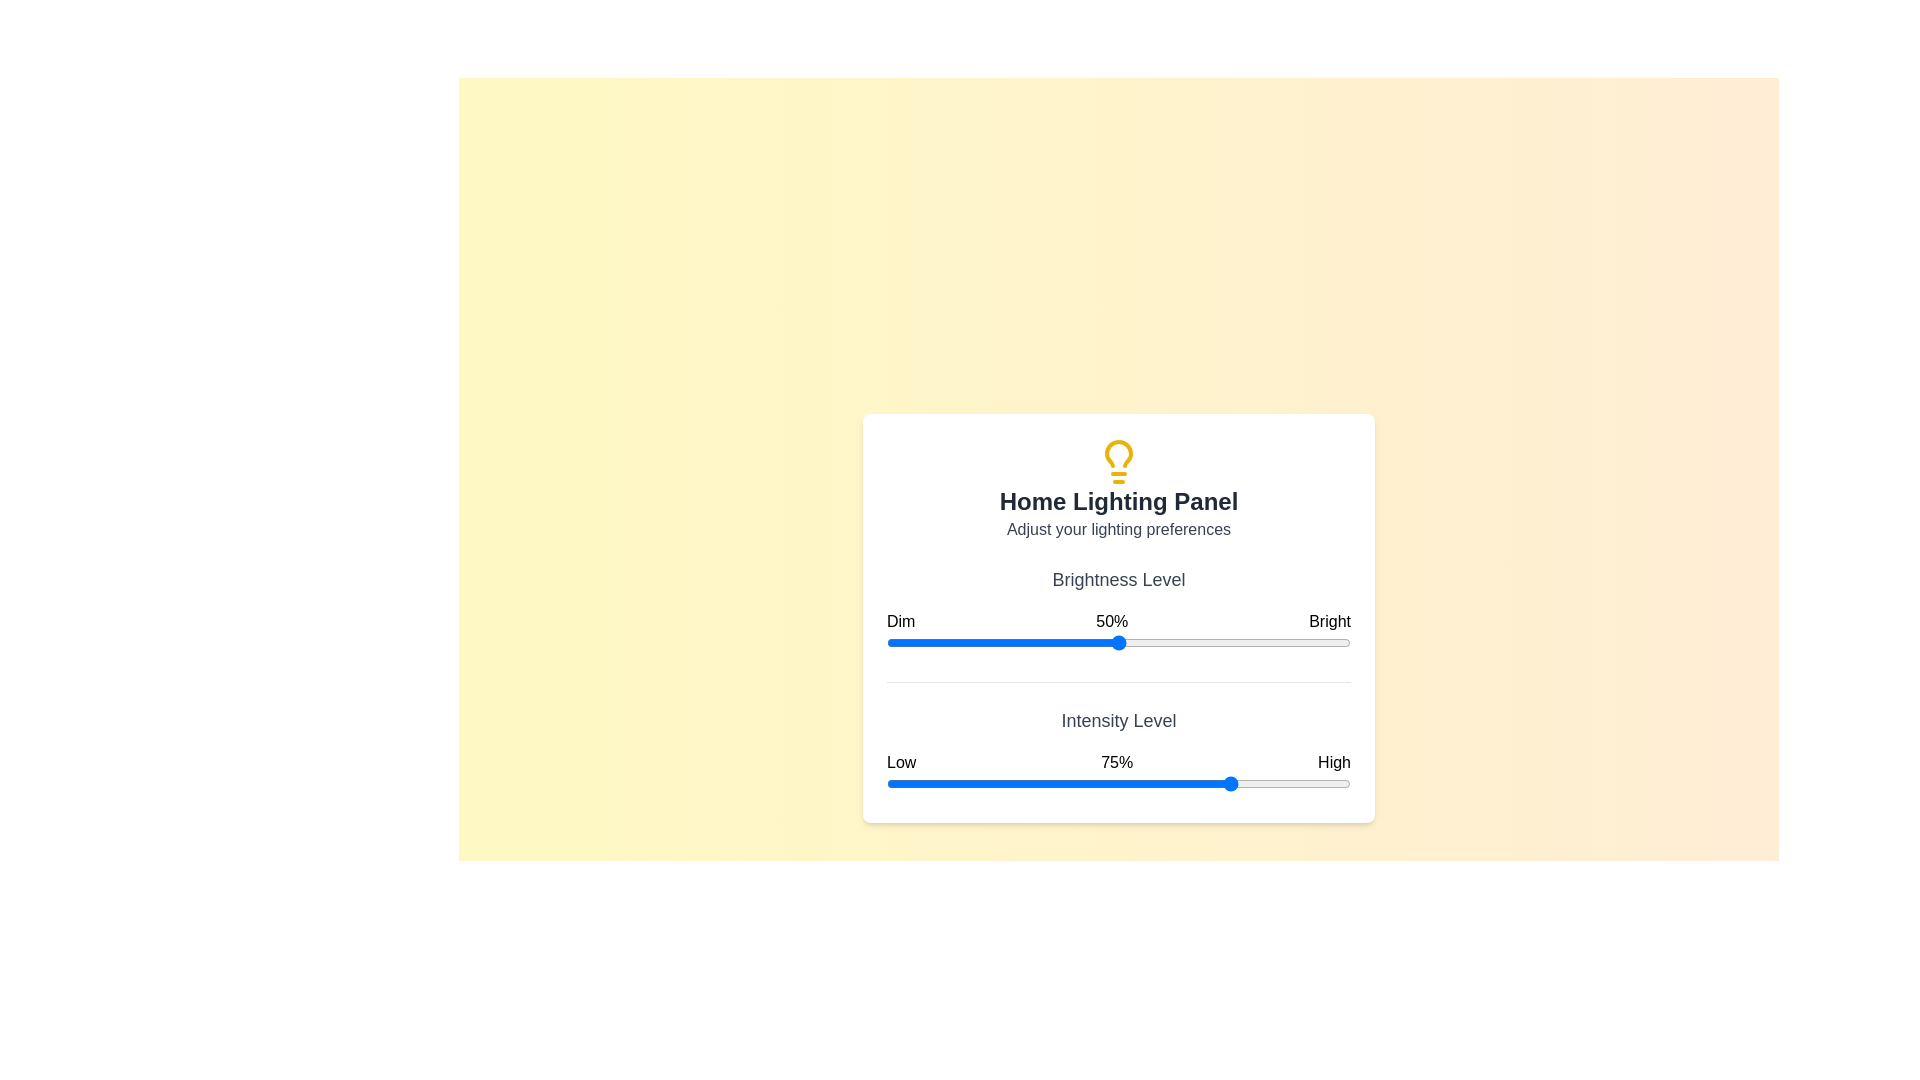 This screenshot has height=1080, width=1920. Describe the element at coordinates (895, 782) in the screenshot. I see `the intensity level` at that location.